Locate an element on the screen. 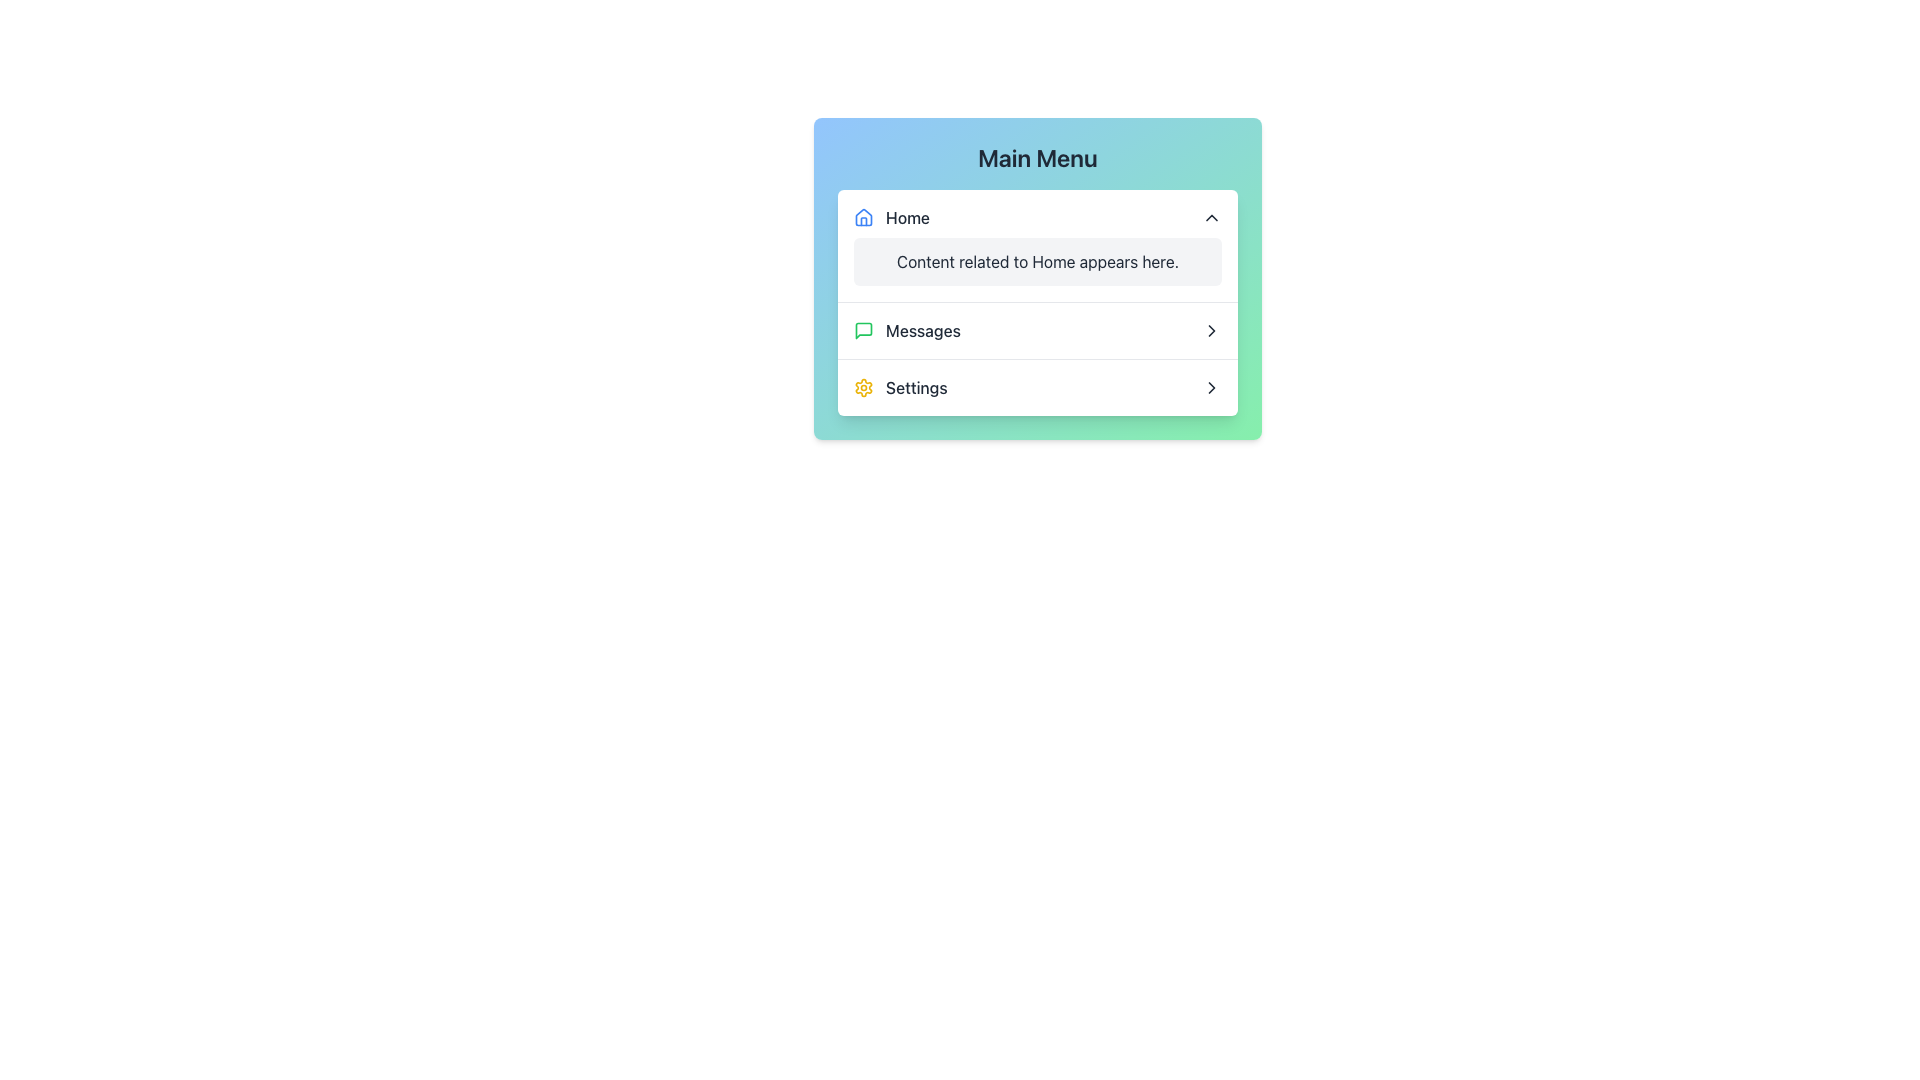 This screenshot has width=1920, height=1080. the static text label that describes the purpose of the associated menu item related is located at coordinates (915, 388).